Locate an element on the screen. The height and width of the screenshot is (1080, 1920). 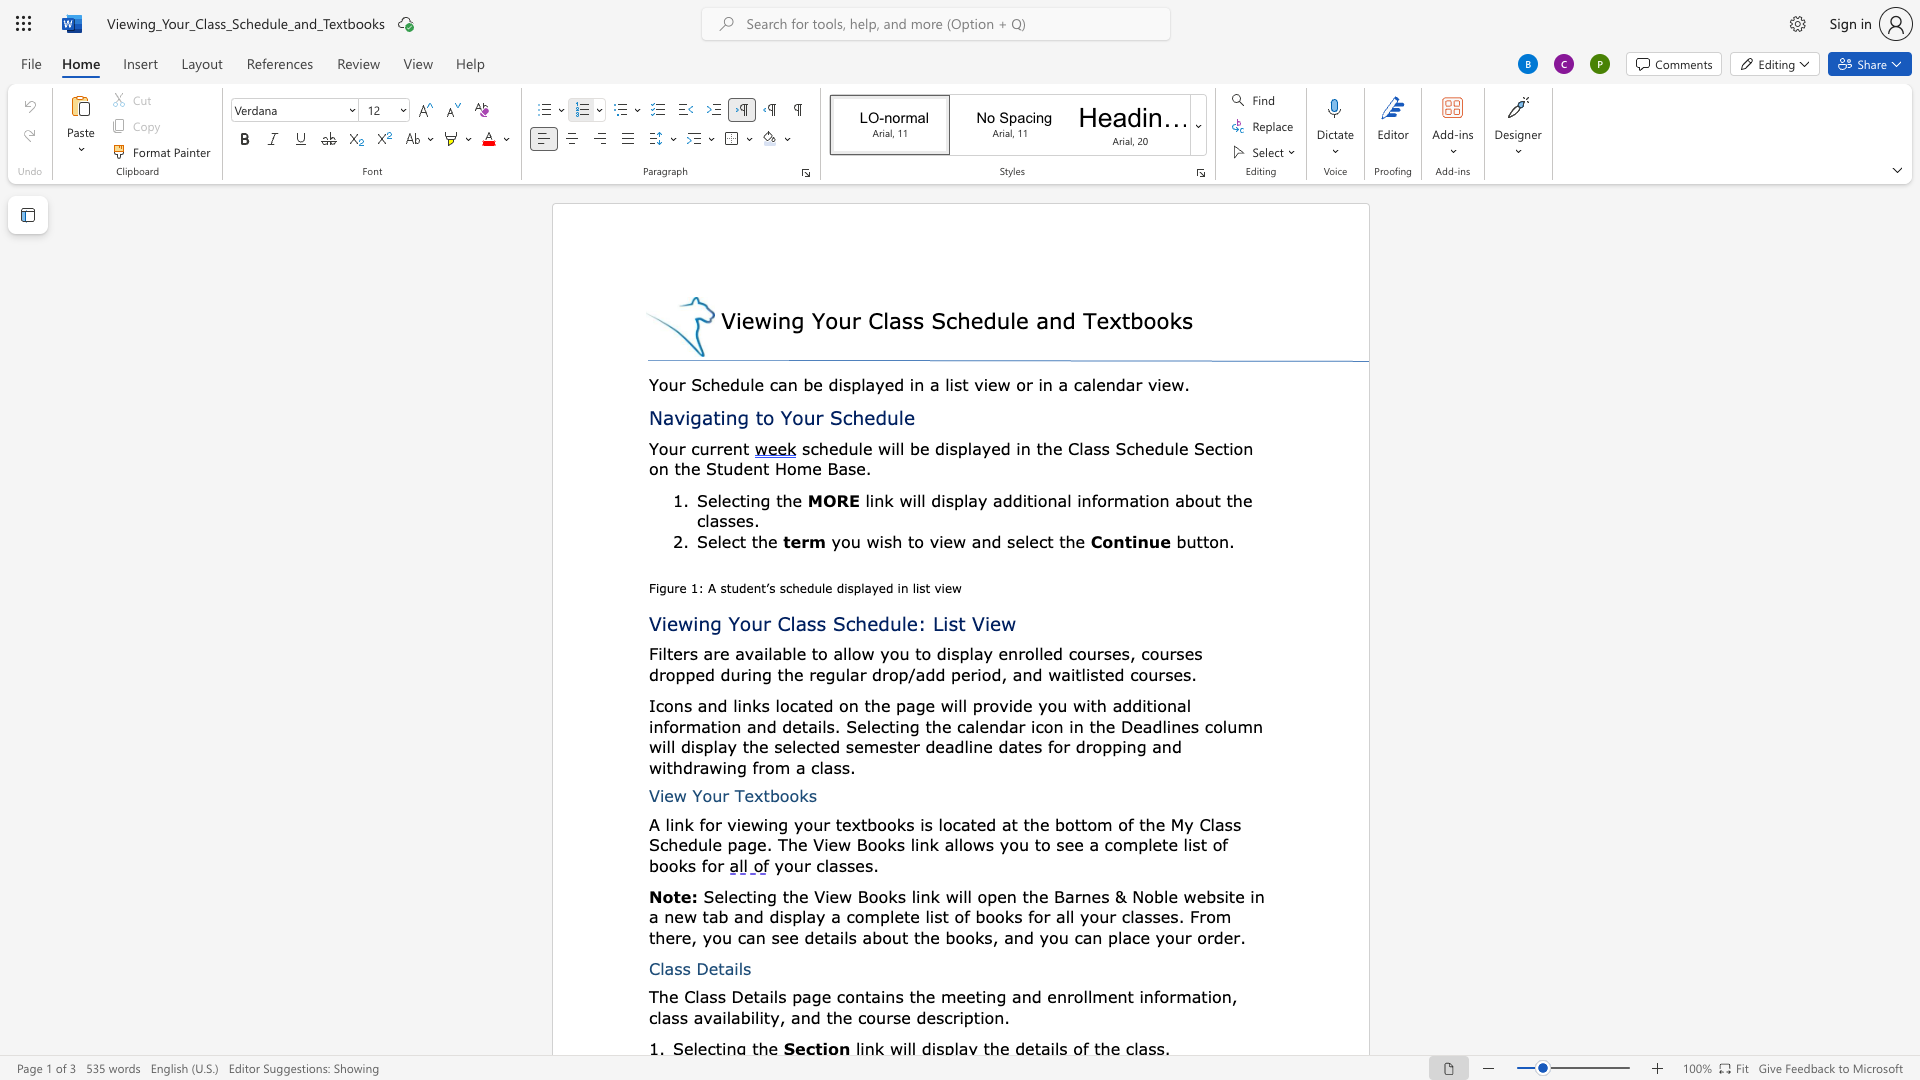
the 1th character "t" in the text is located at coordinates (745, 447).